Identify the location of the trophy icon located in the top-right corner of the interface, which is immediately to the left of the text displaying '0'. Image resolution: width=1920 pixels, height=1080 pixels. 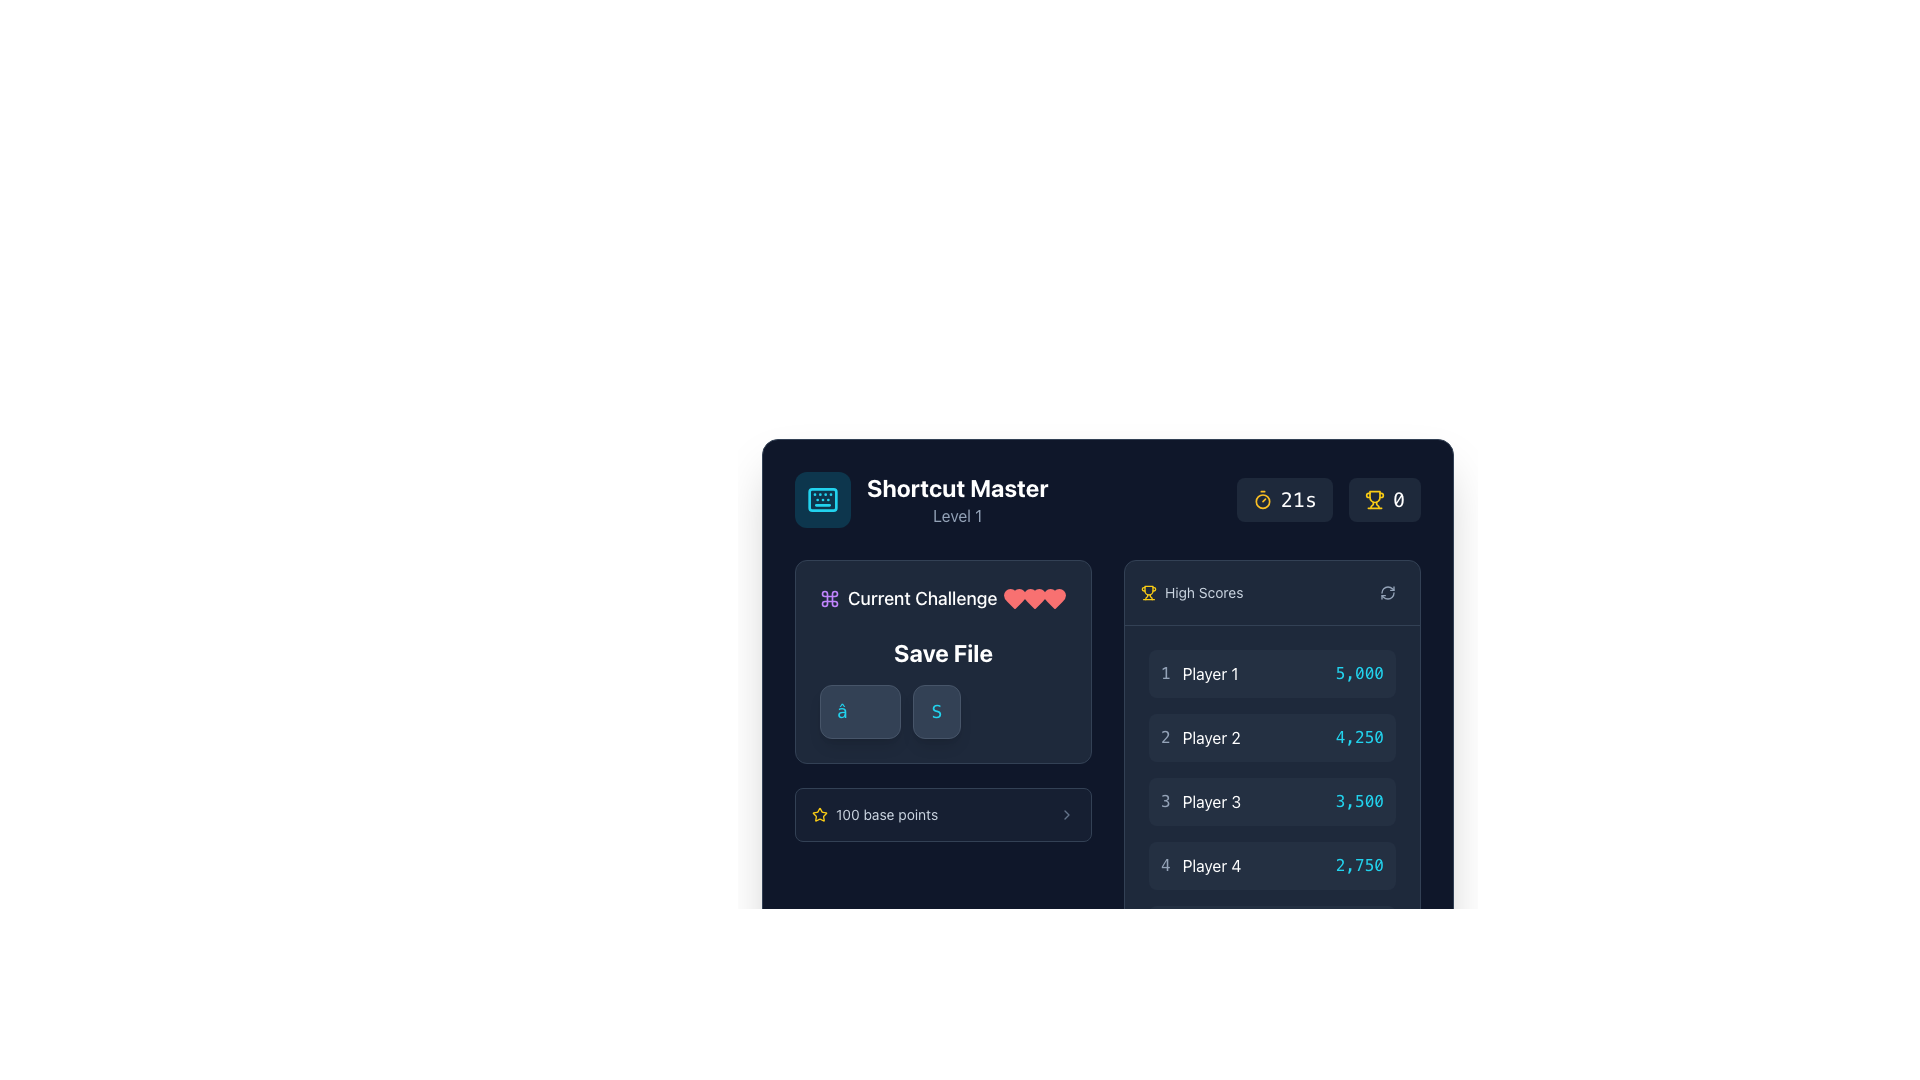
(1373, 499).